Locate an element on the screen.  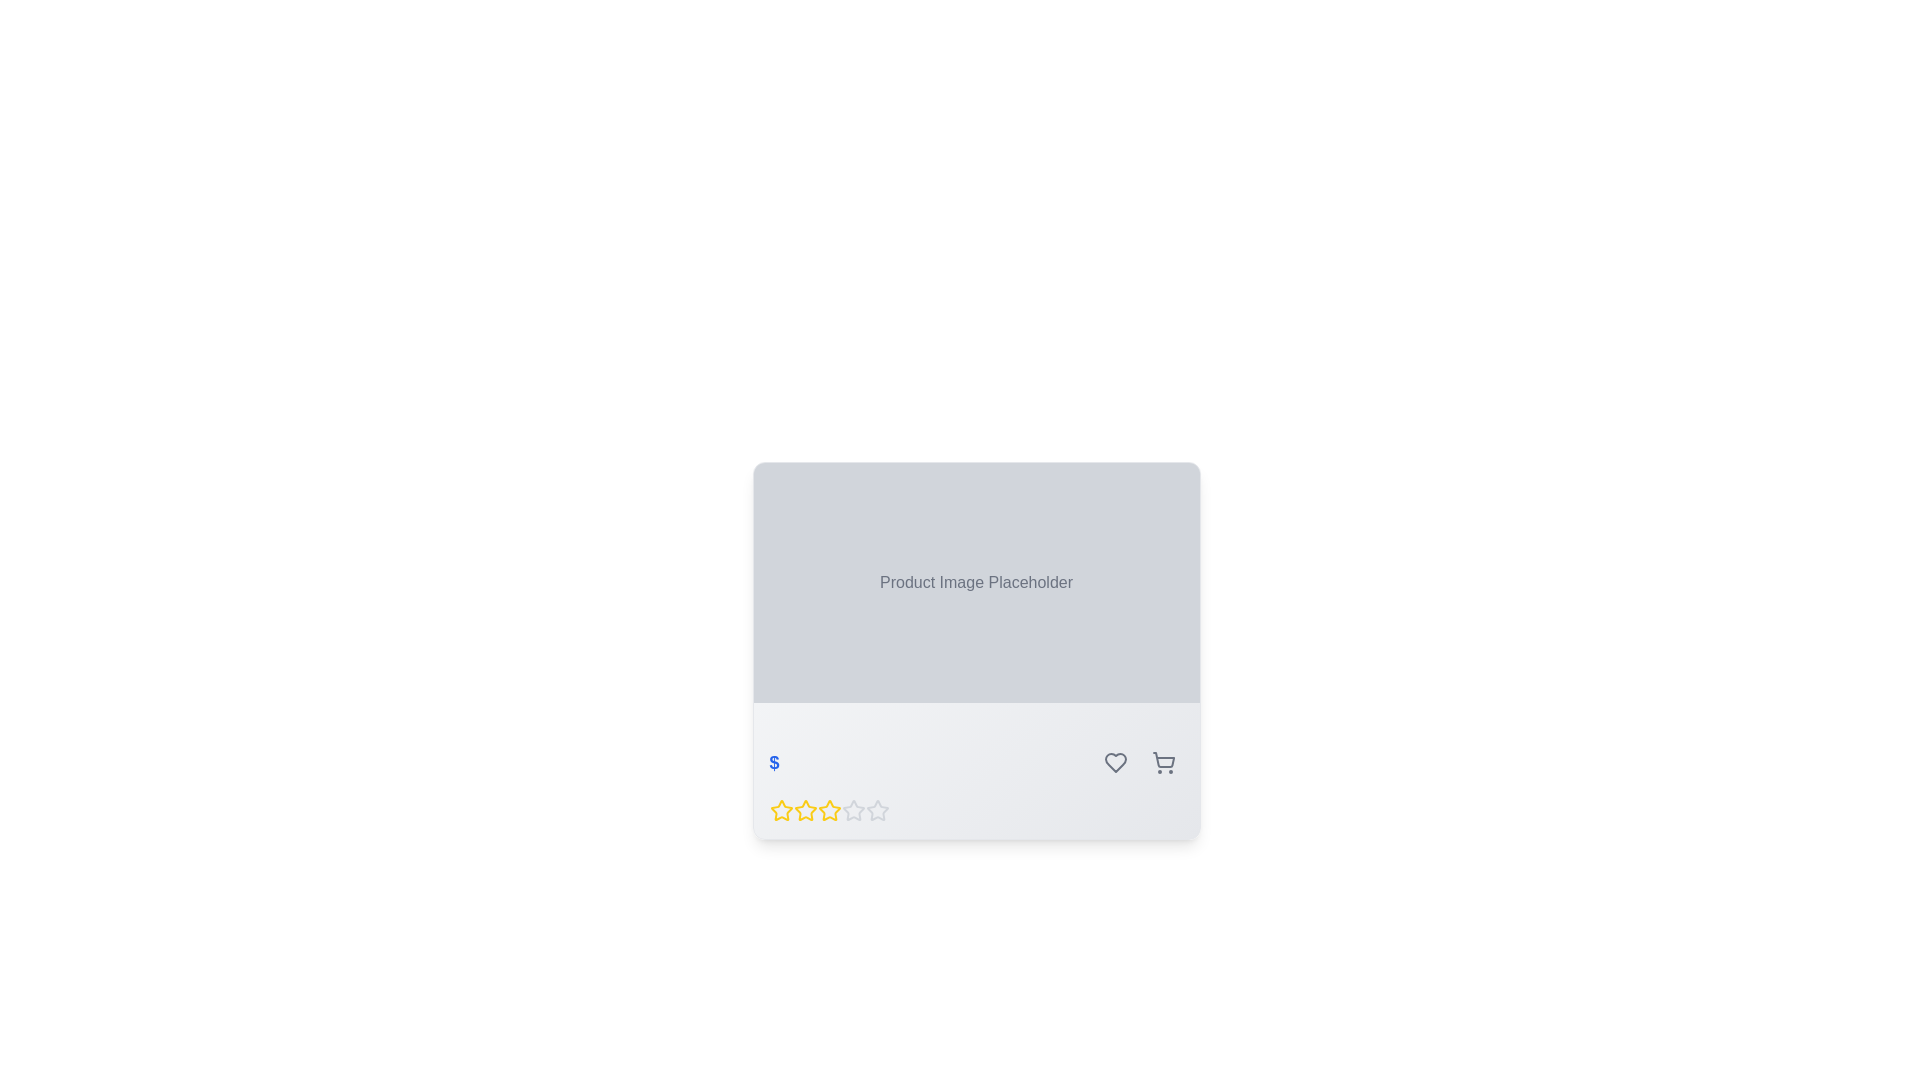
the first yellow star icon in the rating system to assign or change a rating is located at coordinates (780, 810).